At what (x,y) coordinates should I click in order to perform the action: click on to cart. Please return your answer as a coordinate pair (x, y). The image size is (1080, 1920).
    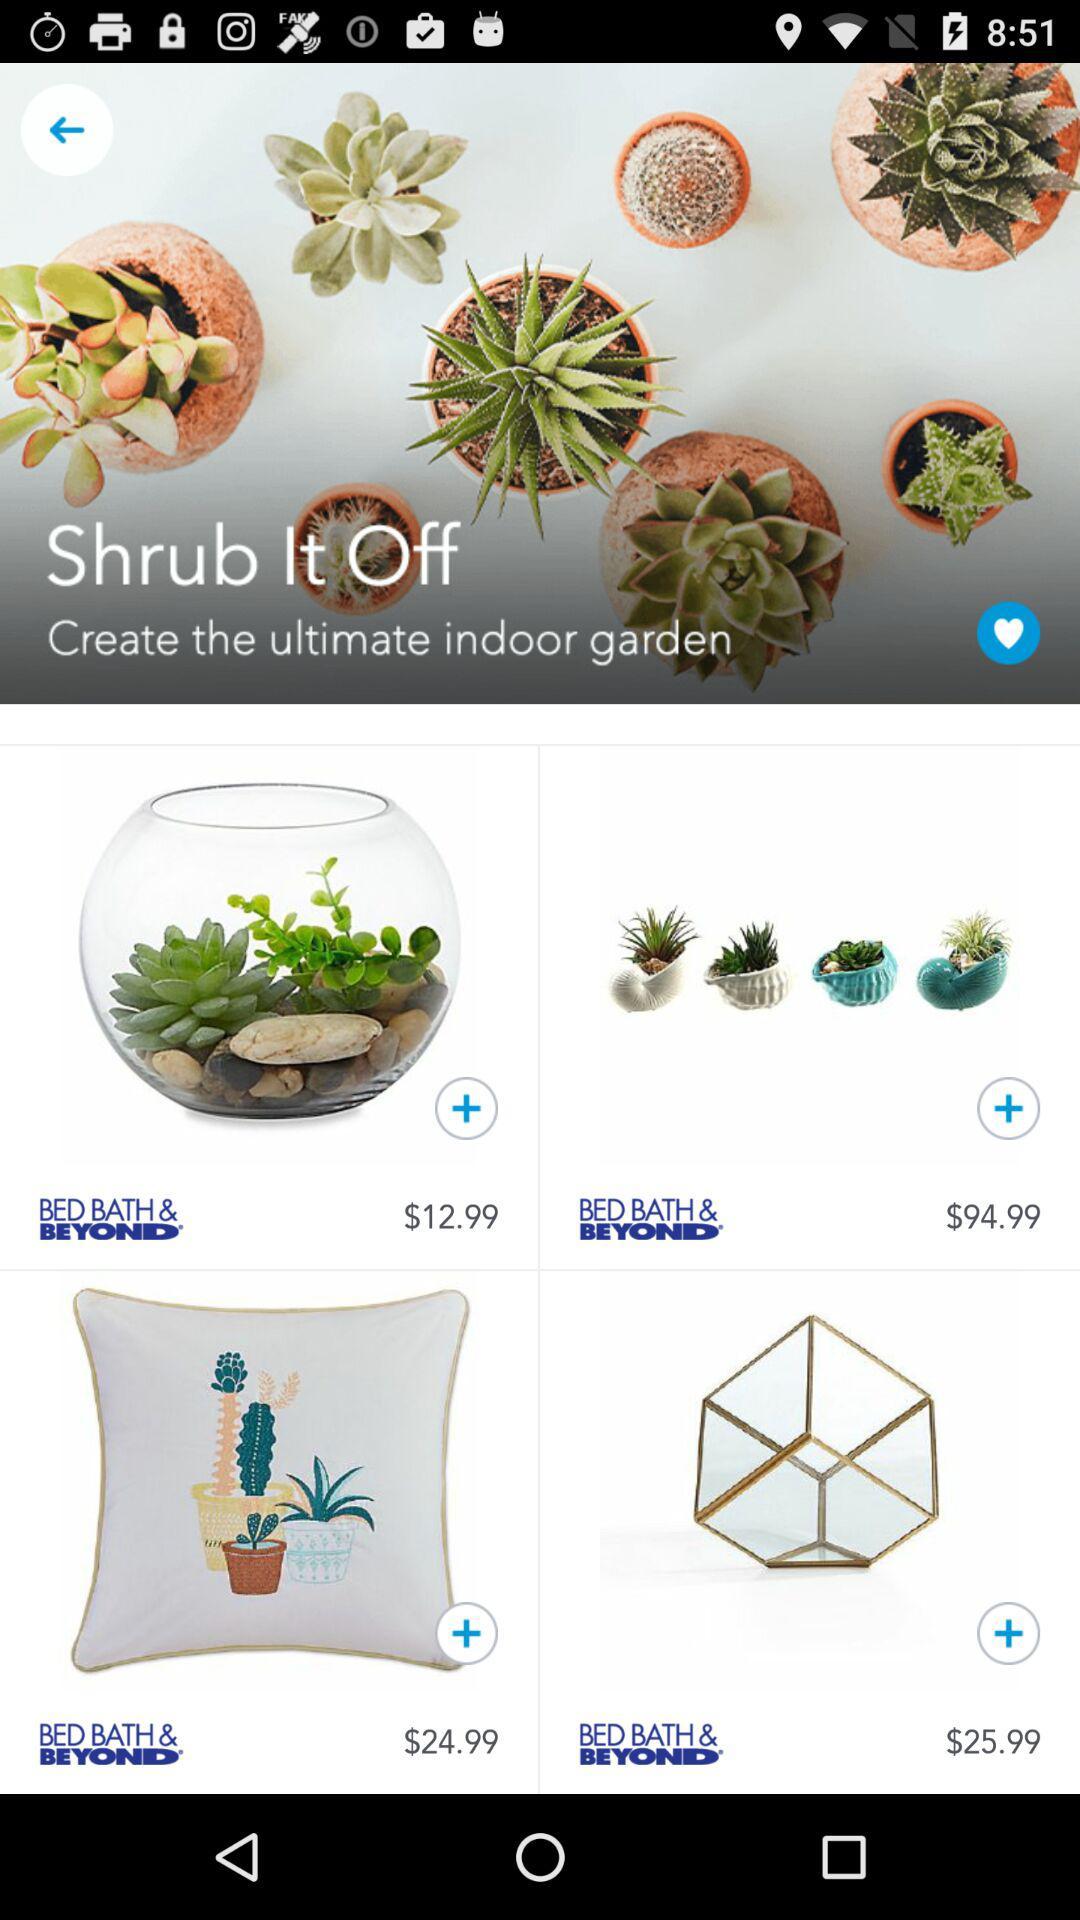
    Looking at the image, I should click on (466, 1107).